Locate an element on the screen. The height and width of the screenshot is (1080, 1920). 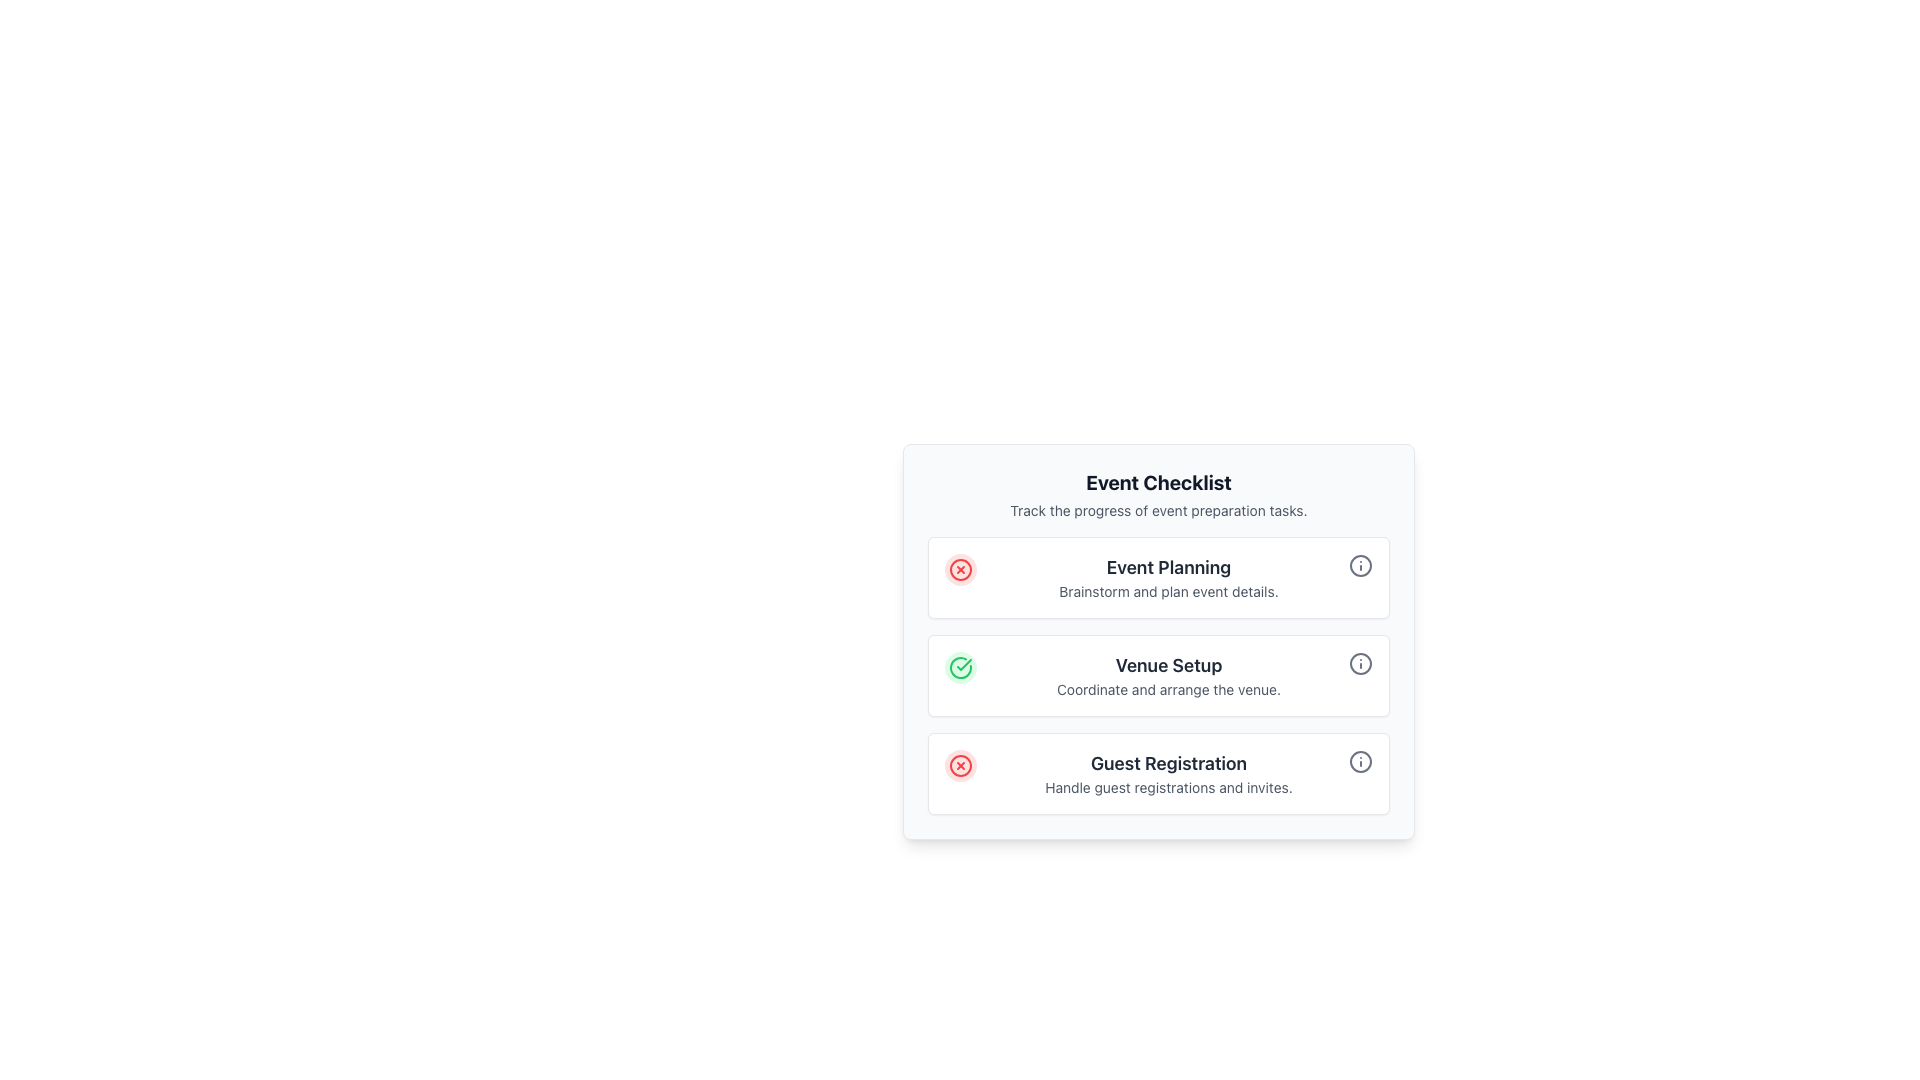
the circular icon with a red border containing a red 'X' shape, which is the first icon to the left of the 'Event Planning' text in the 'Event Checklist' section is located at coordinates (960, 570).